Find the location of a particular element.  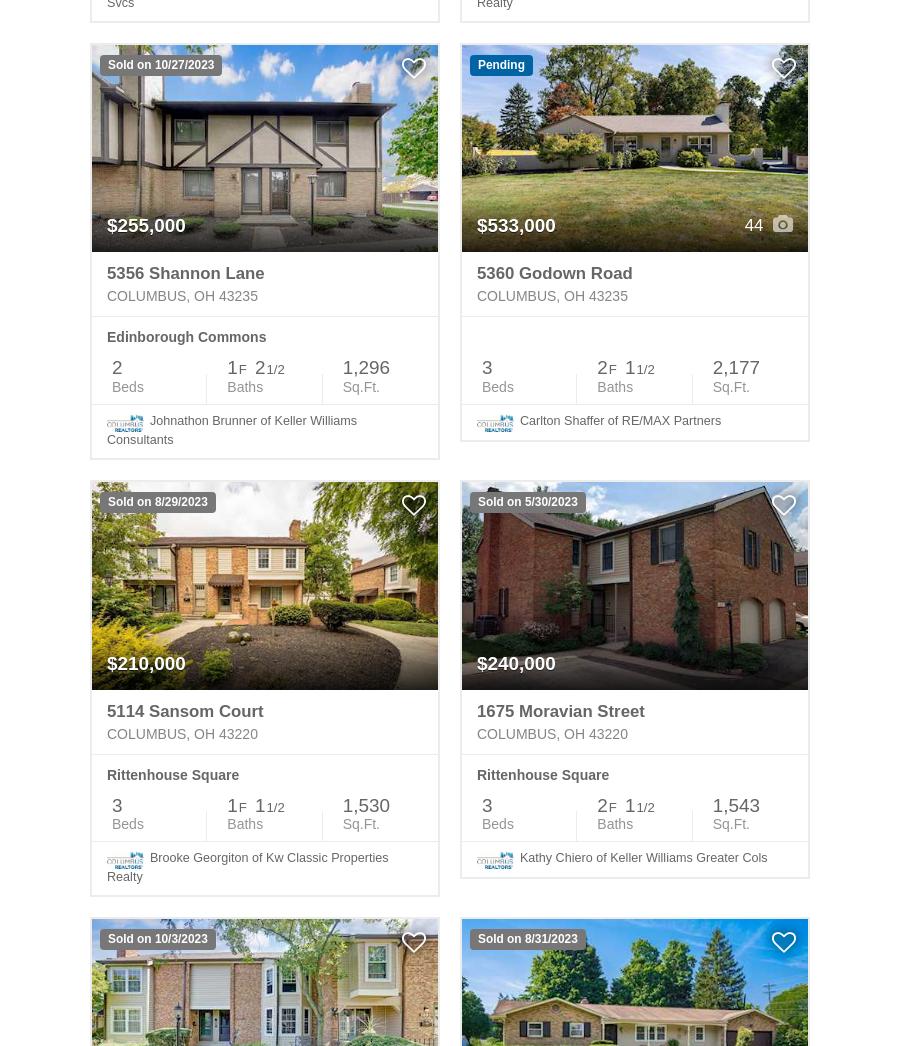

'1675 Moravian Street' is located at coordinates (559, 710).